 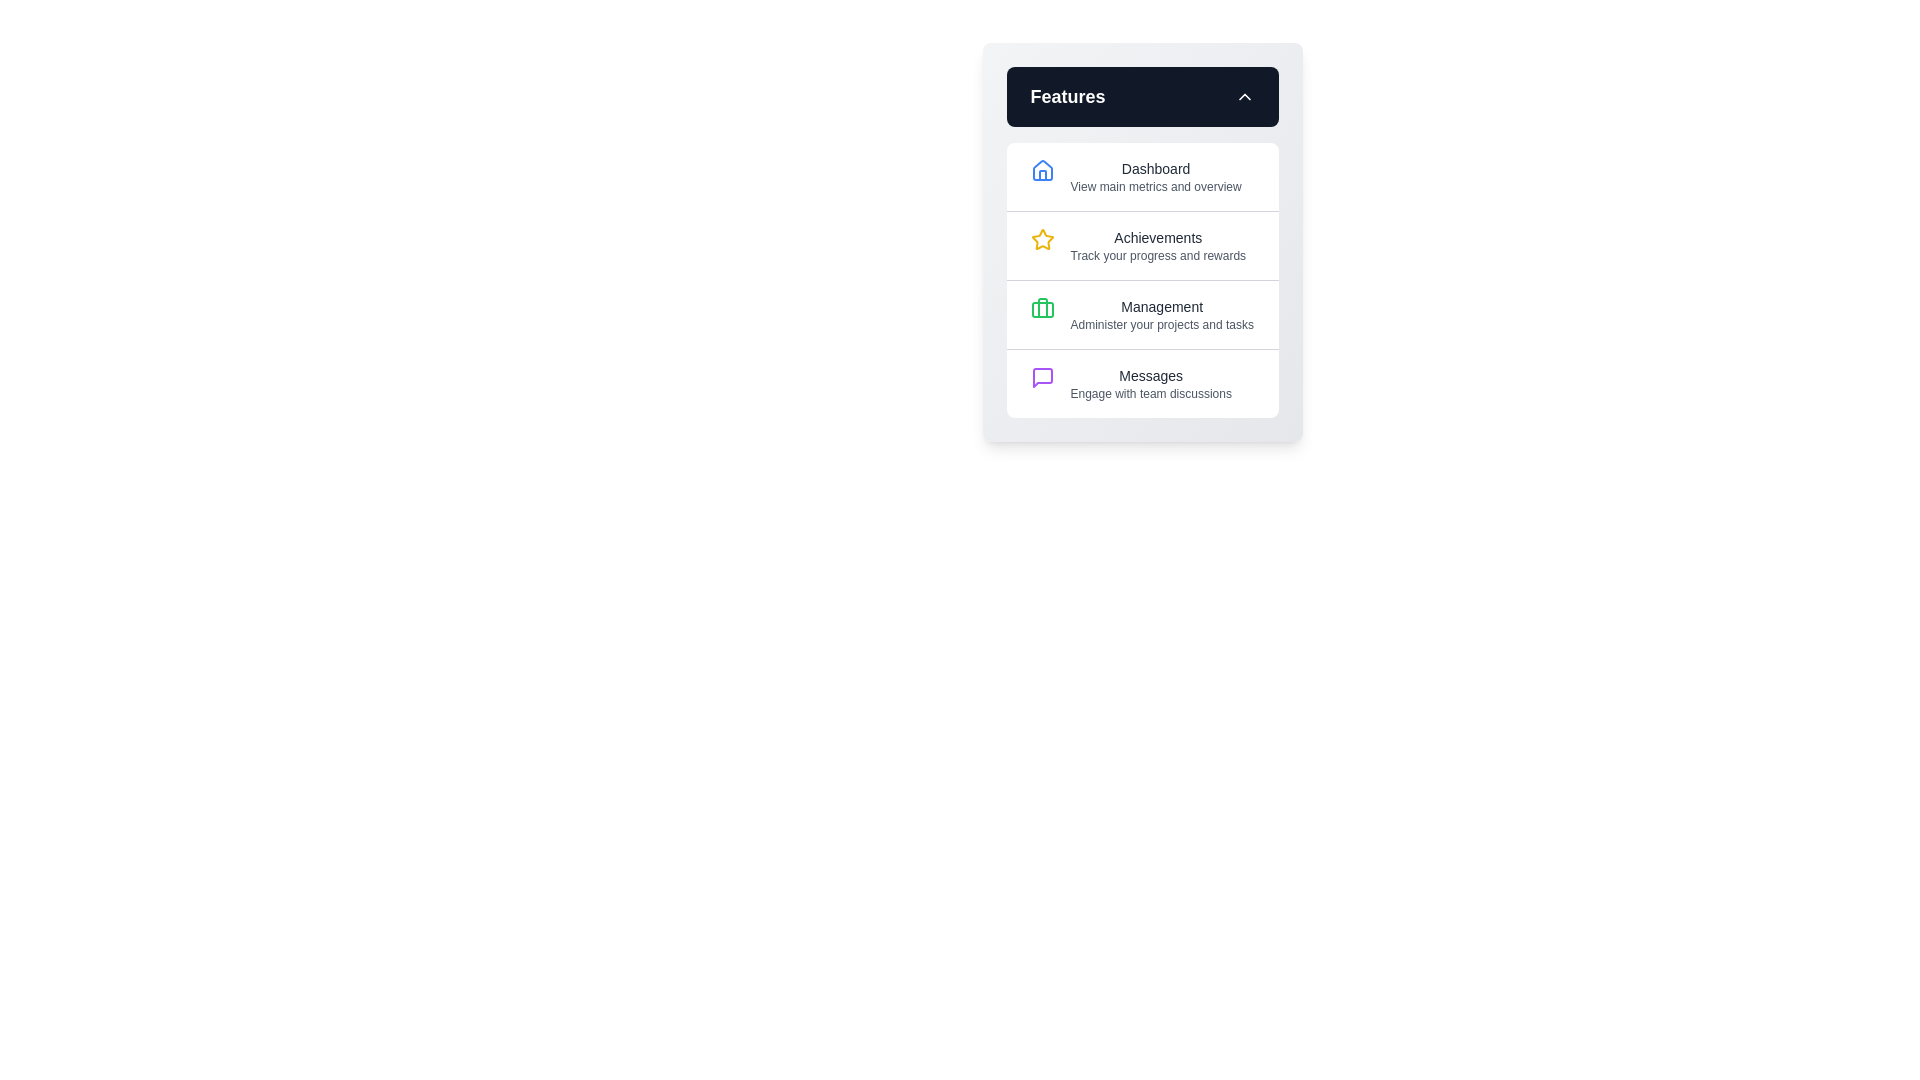 I want to click on the red-bordered message square icon located next to the 'Messages' label in the drop-down menu under the 'Features' header, so click(x=1041, y=378).